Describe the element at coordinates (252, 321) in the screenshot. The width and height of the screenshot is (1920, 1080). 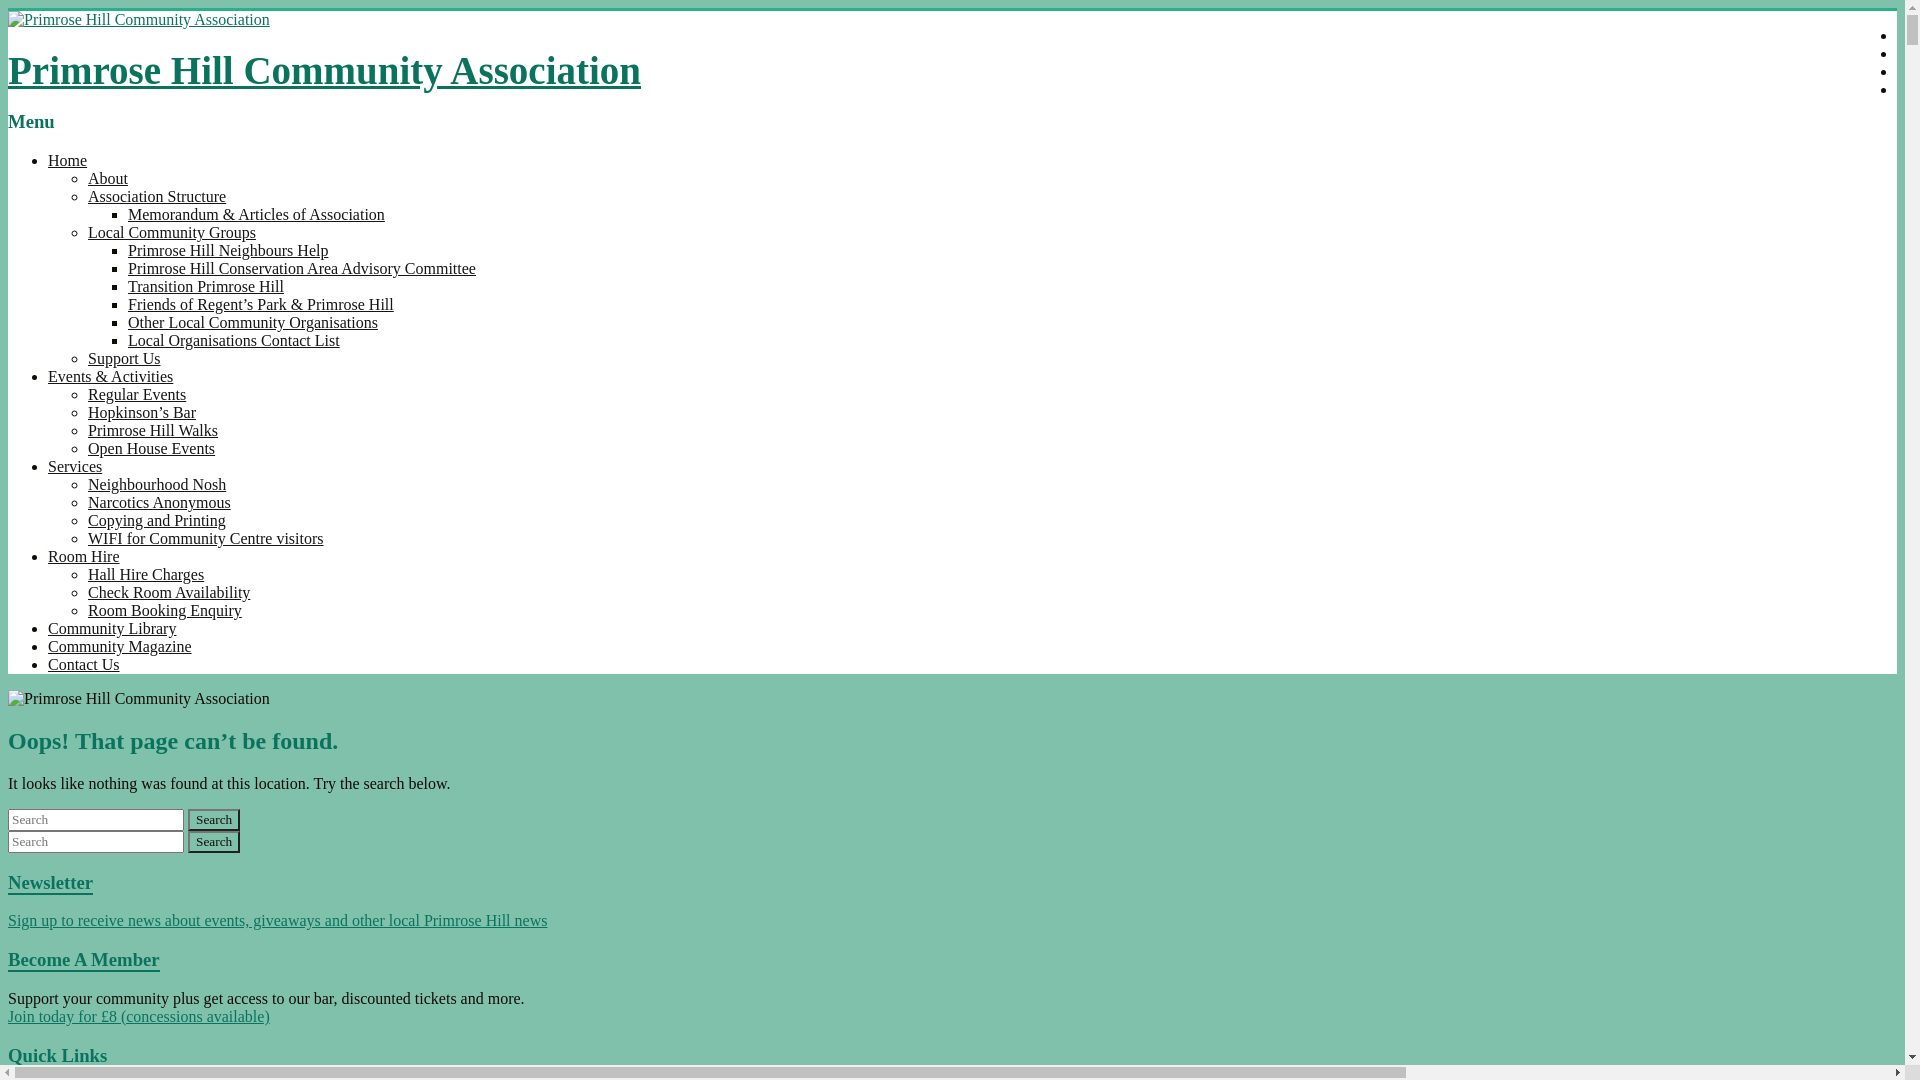
I see `'Other Local Community Organisations'` at that location.